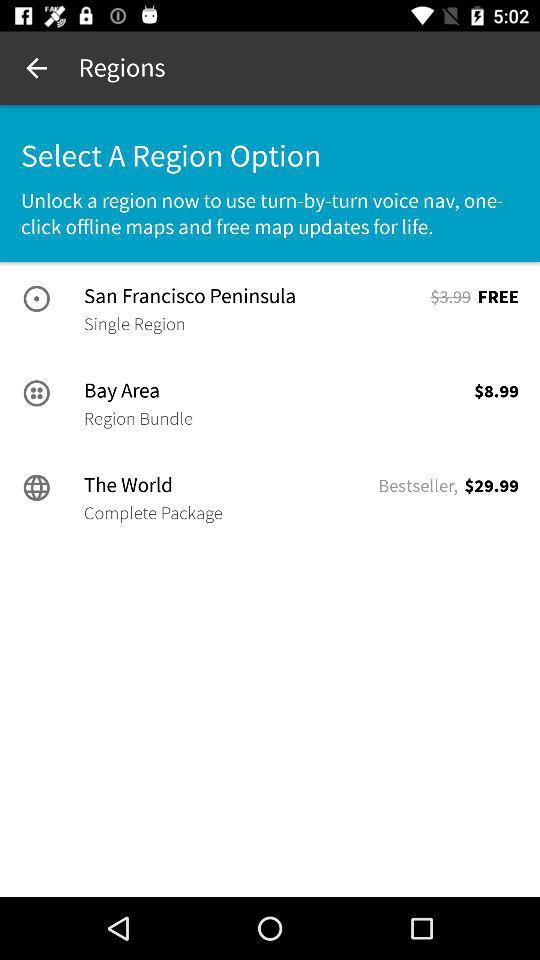 The image size is (540, 960). I want to click on the complete package, so click(152, 512).